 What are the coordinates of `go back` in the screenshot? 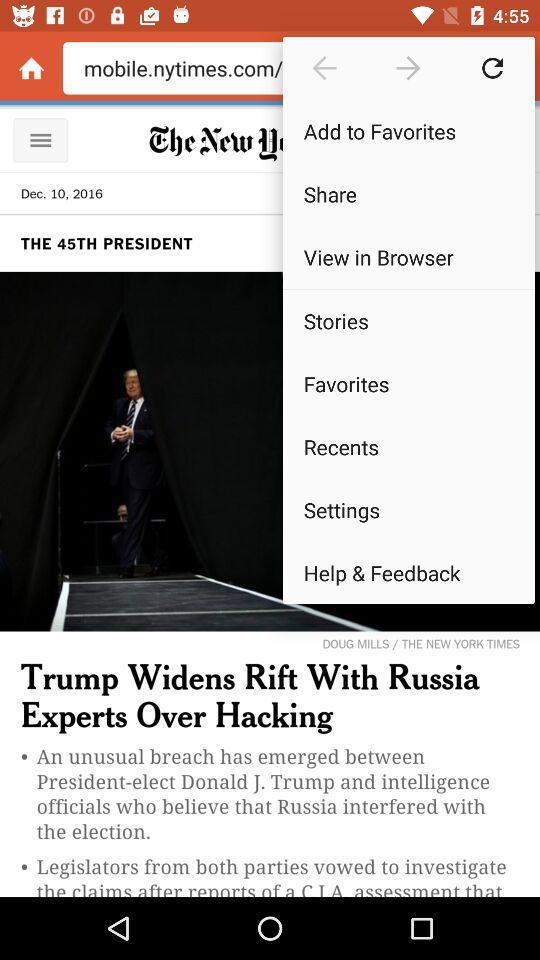 It's located at (324, 68).